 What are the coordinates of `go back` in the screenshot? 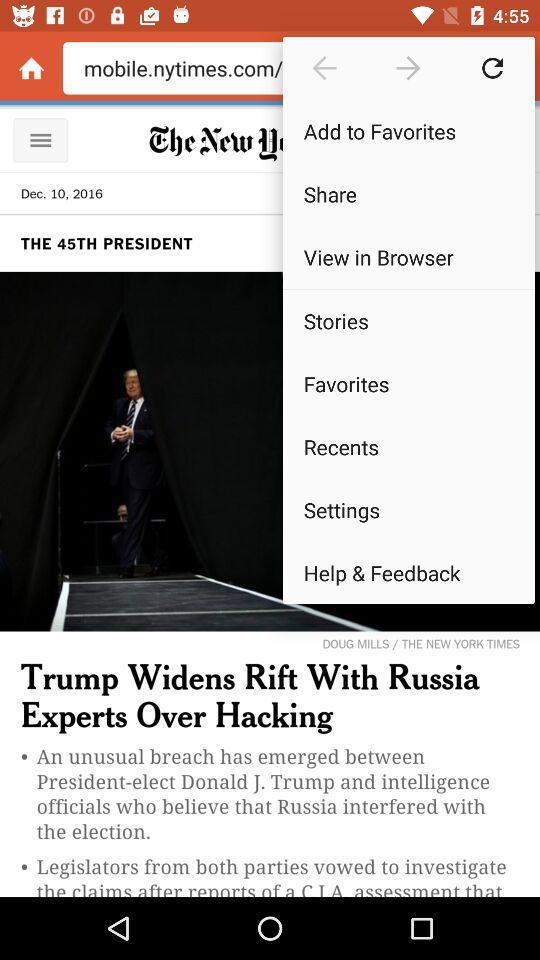 It's located at (324, 68).